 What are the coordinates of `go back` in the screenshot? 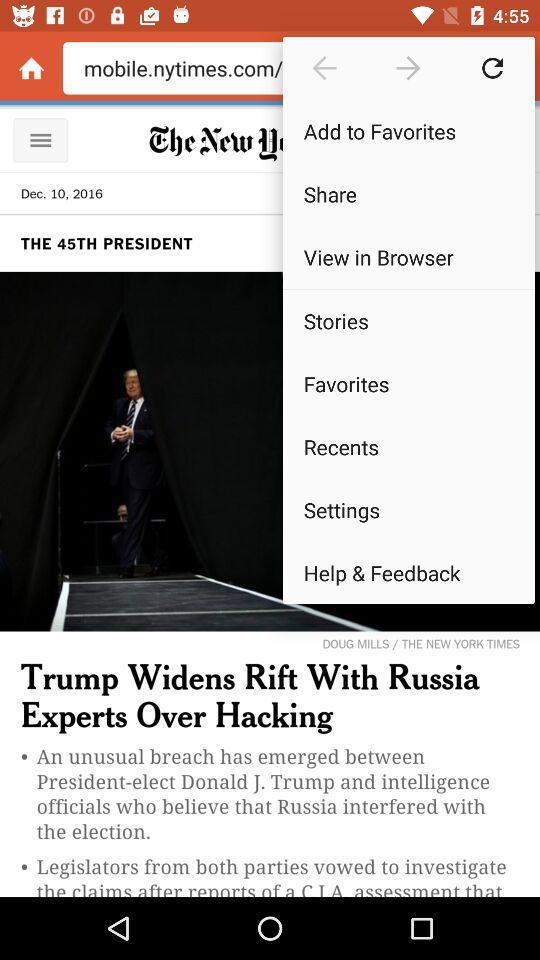 It's located at (324, 68).